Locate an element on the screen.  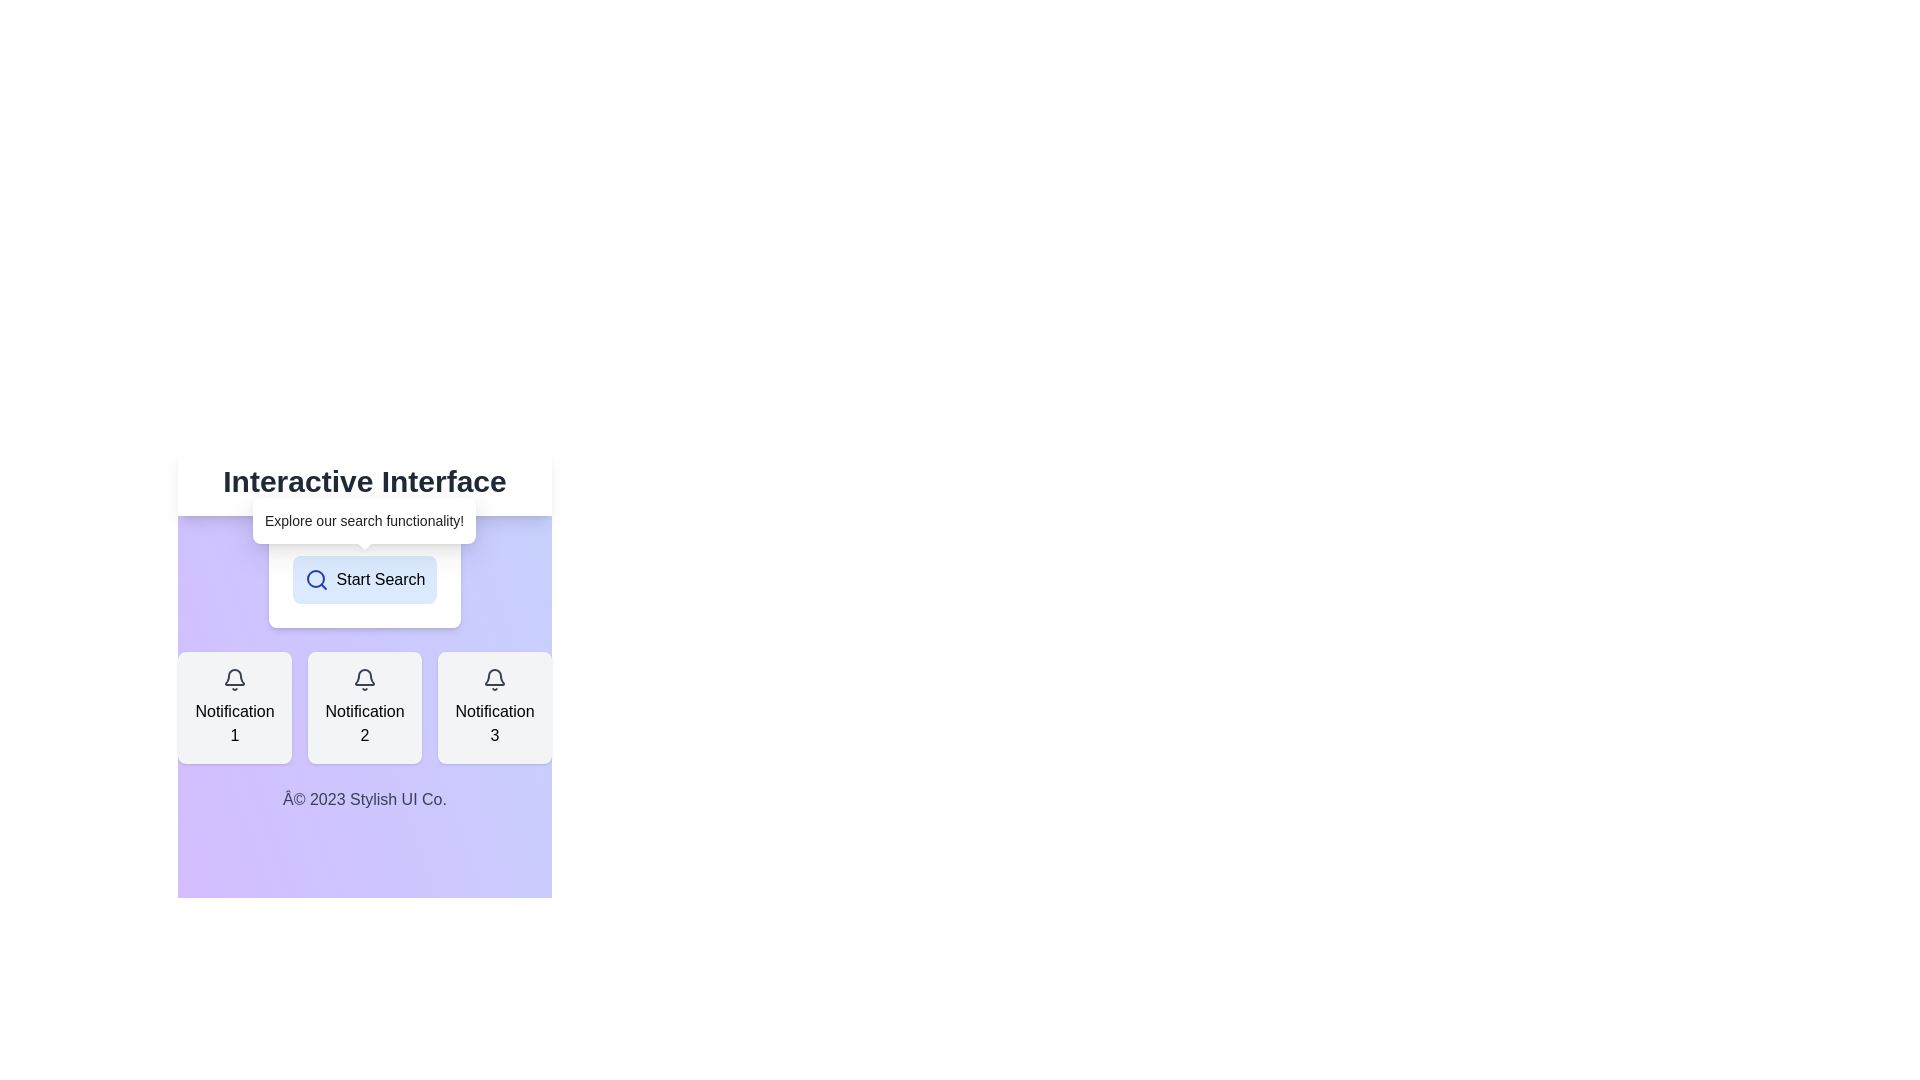
the third notification card located to the far right in the group of notification cards below the 'Start Search' button is located at coordinates (494, 707).